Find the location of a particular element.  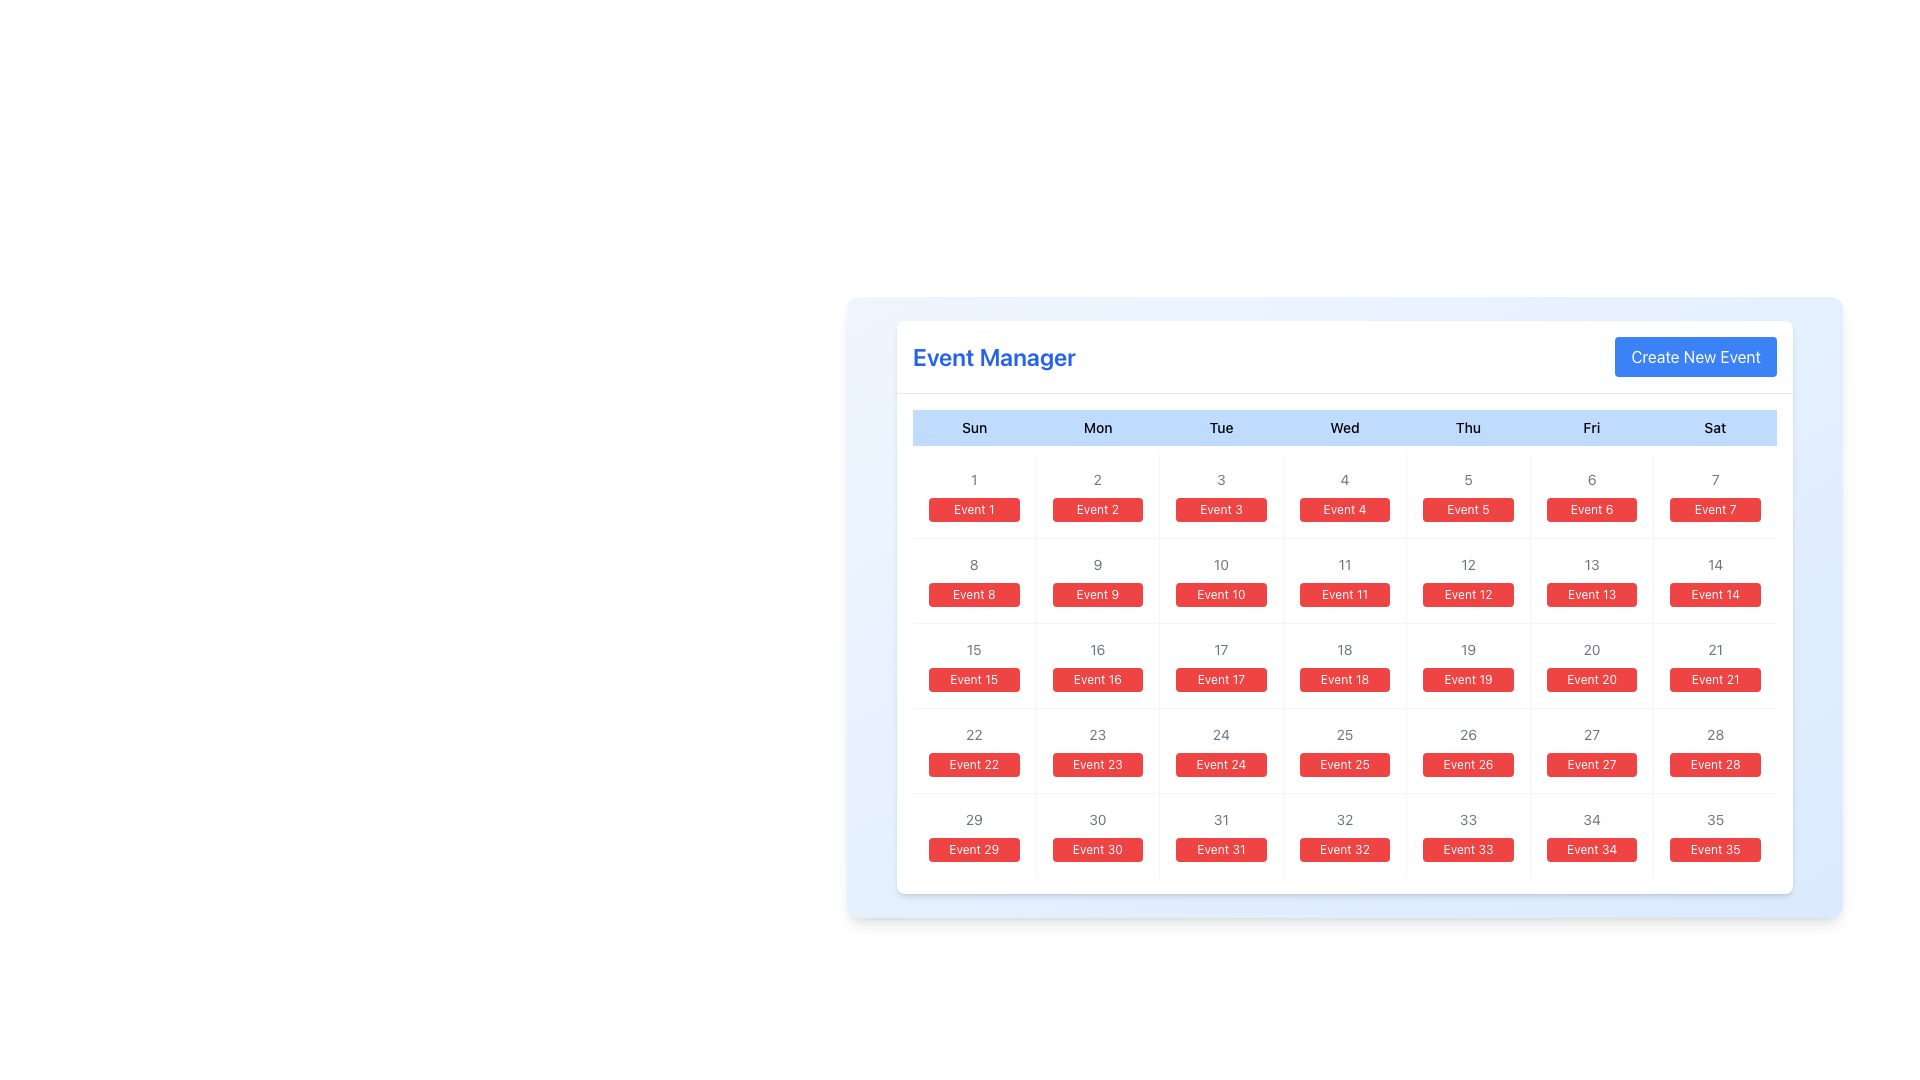

the button labeled 'Event 33' located in the calendar grid, specifically in the sixth column of the row labeled '29-35', using keyboard navigation is located at coordinates (1468, 849).